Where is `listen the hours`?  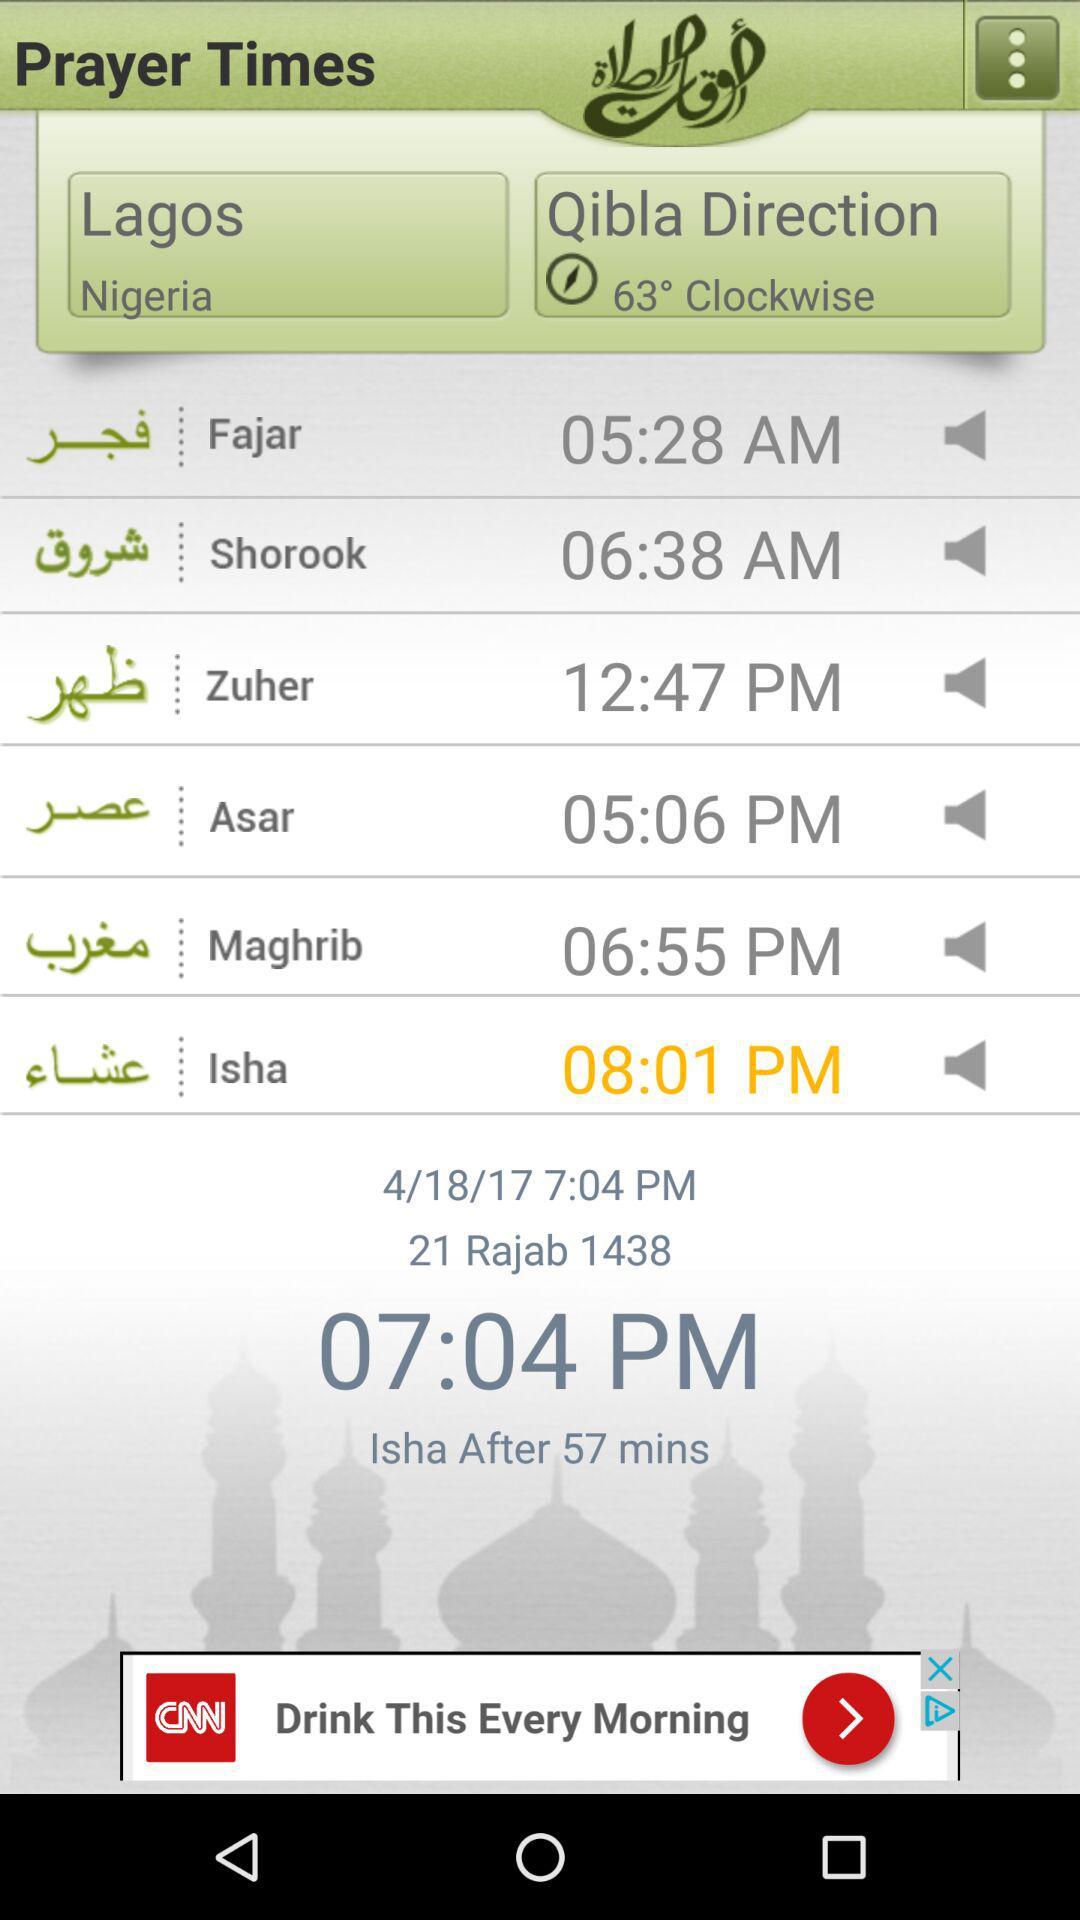 listen the hours is located at coordinates (981, 948).